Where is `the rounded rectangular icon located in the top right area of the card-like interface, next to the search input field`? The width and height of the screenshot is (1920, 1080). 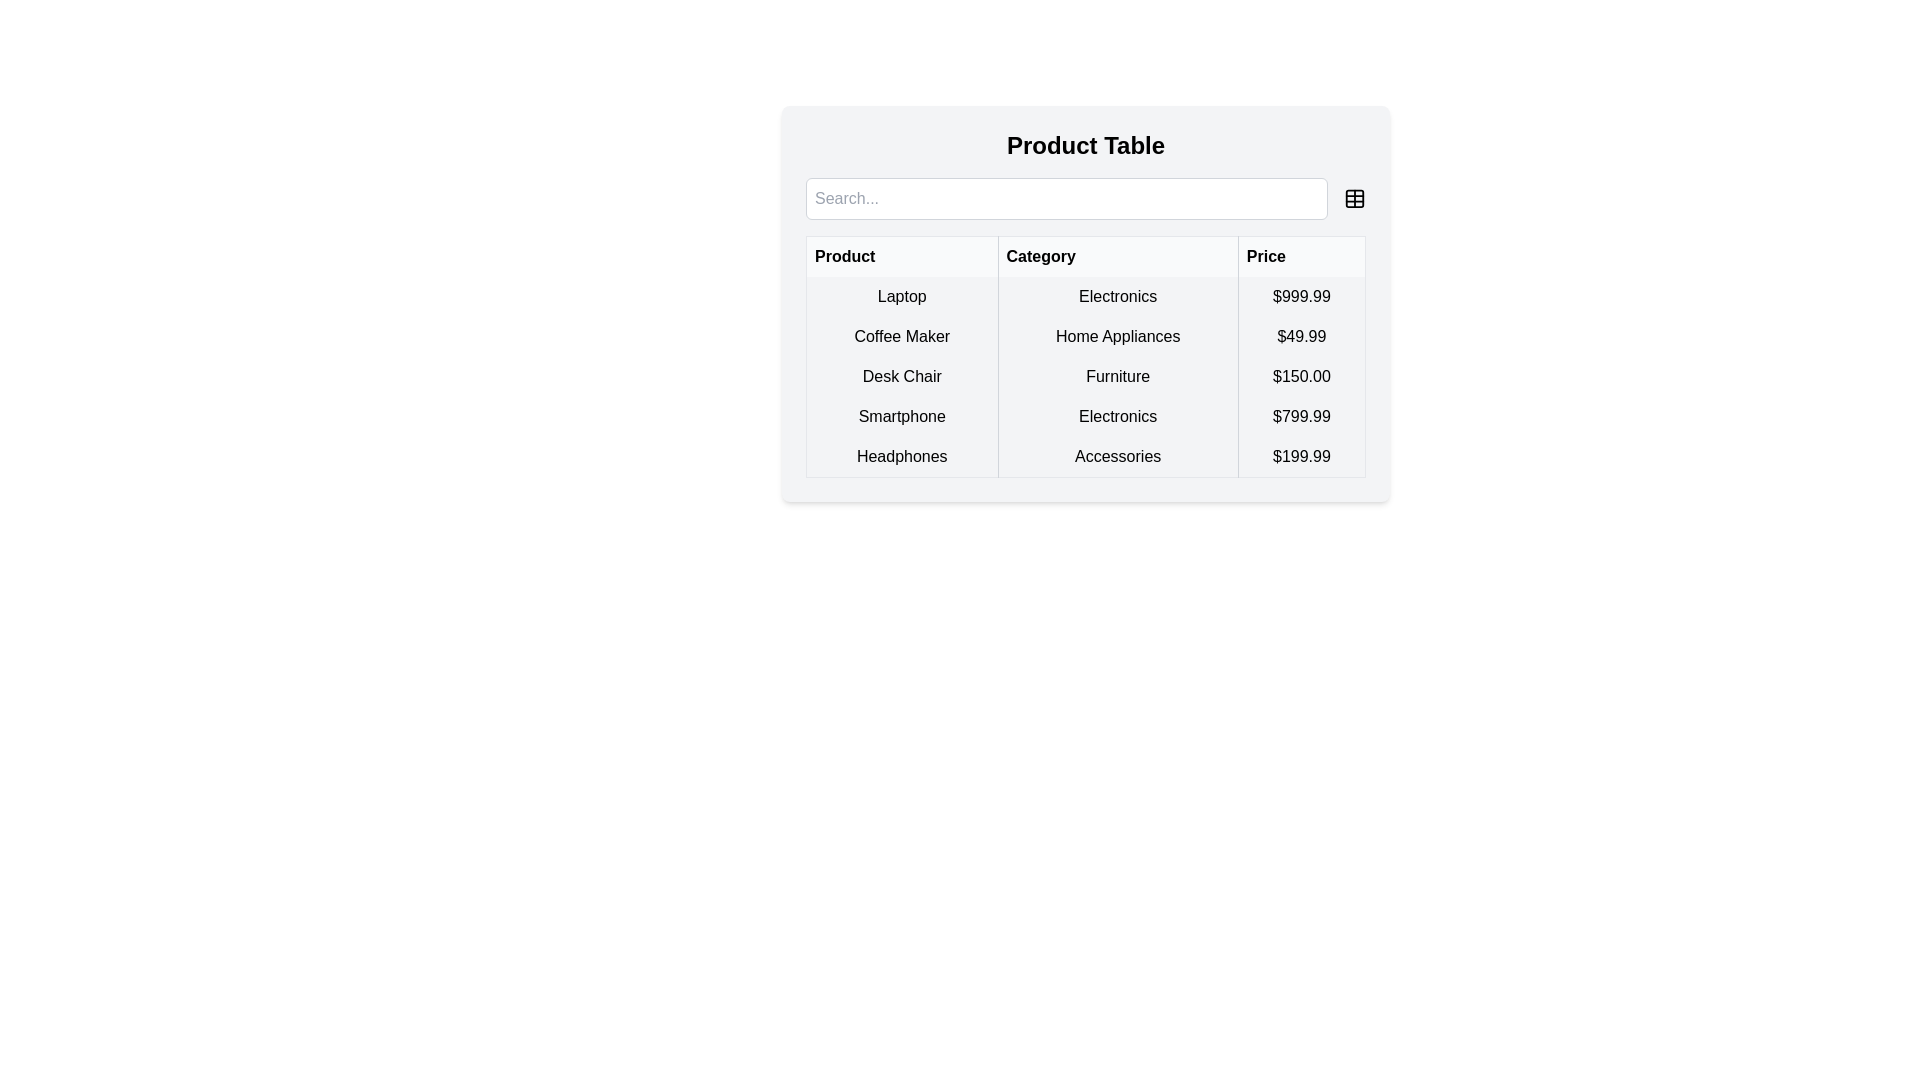 the rounded rectangular icon located in the top right area of the card-like interface, next to the search input field is located at coordinates (1354, 199).